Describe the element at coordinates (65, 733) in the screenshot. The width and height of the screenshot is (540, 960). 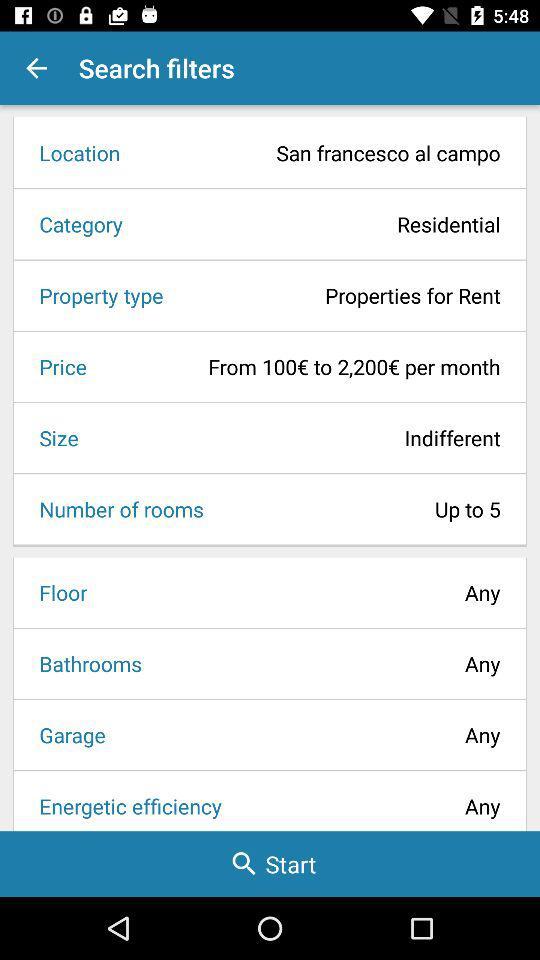
I see `item next to the any` at that location.